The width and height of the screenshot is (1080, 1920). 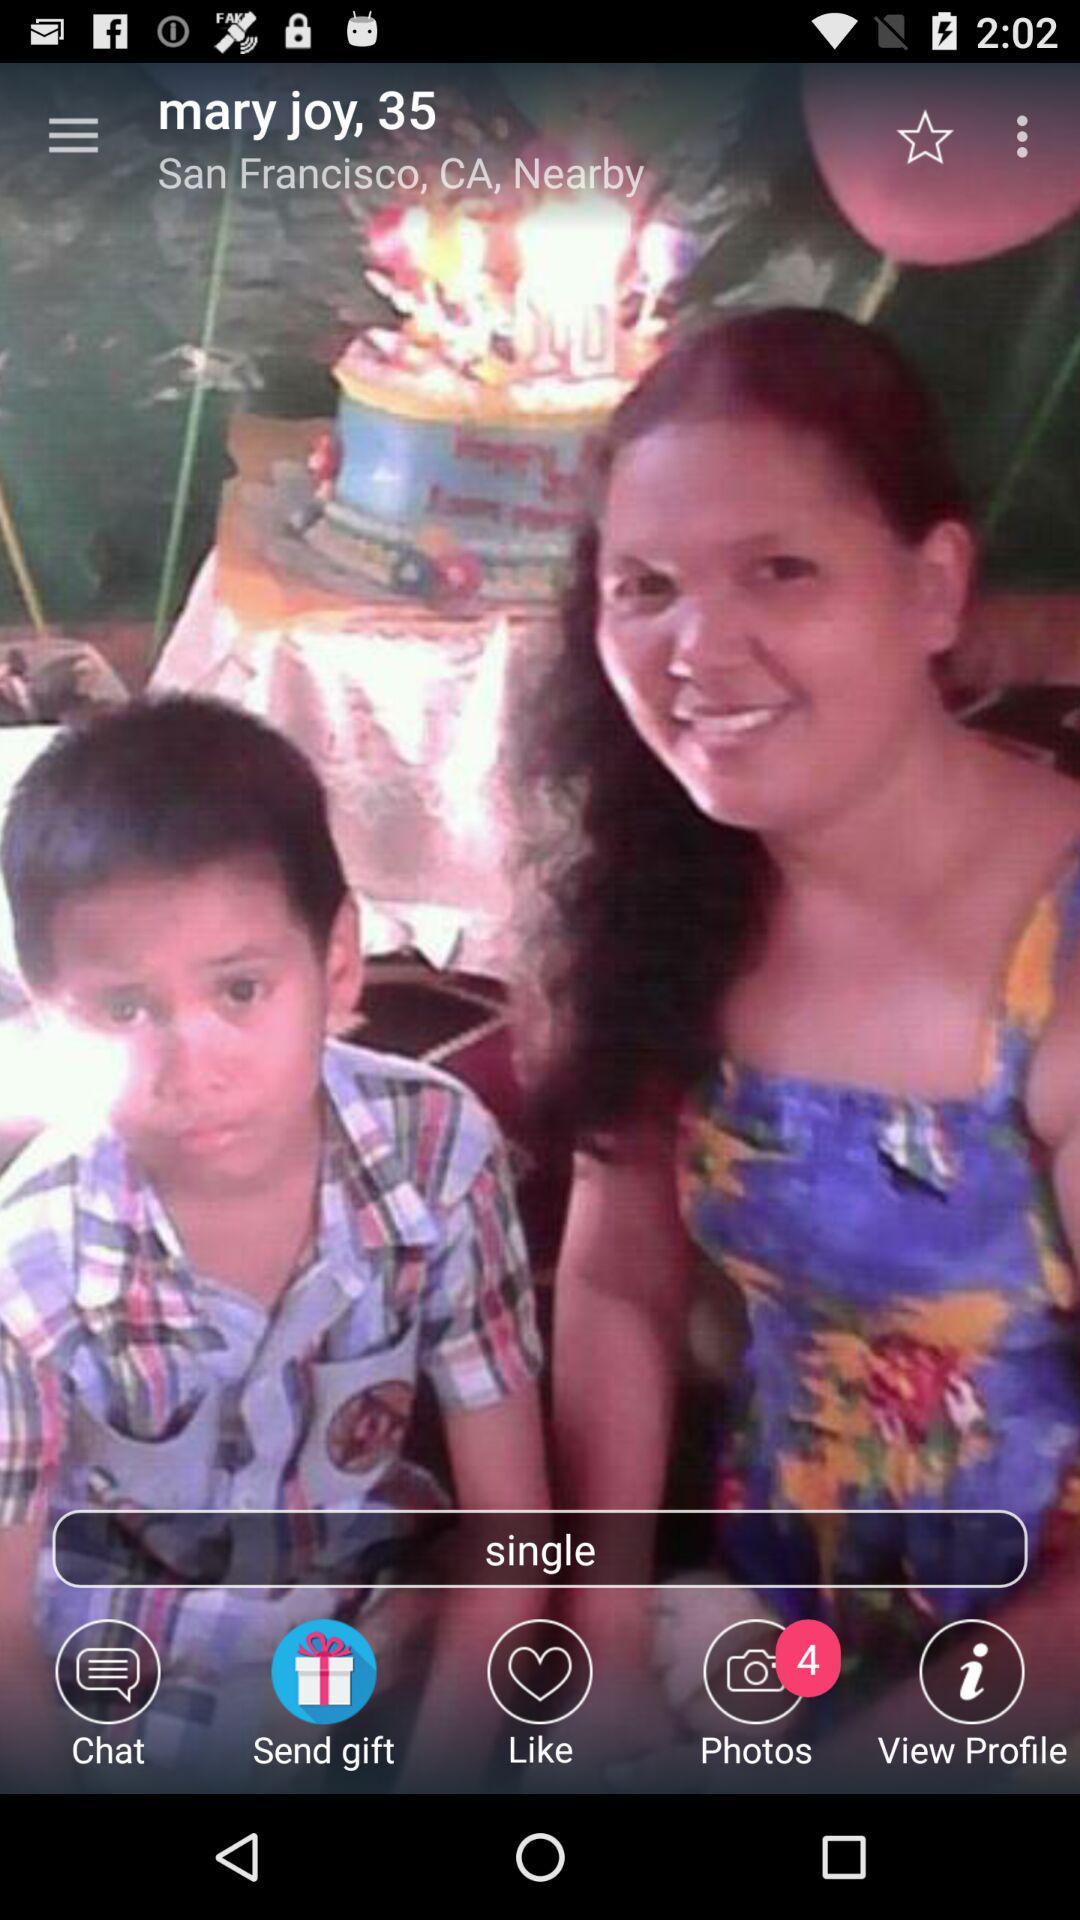 I want to click on item below the single item, so click(x=540, y=1705).